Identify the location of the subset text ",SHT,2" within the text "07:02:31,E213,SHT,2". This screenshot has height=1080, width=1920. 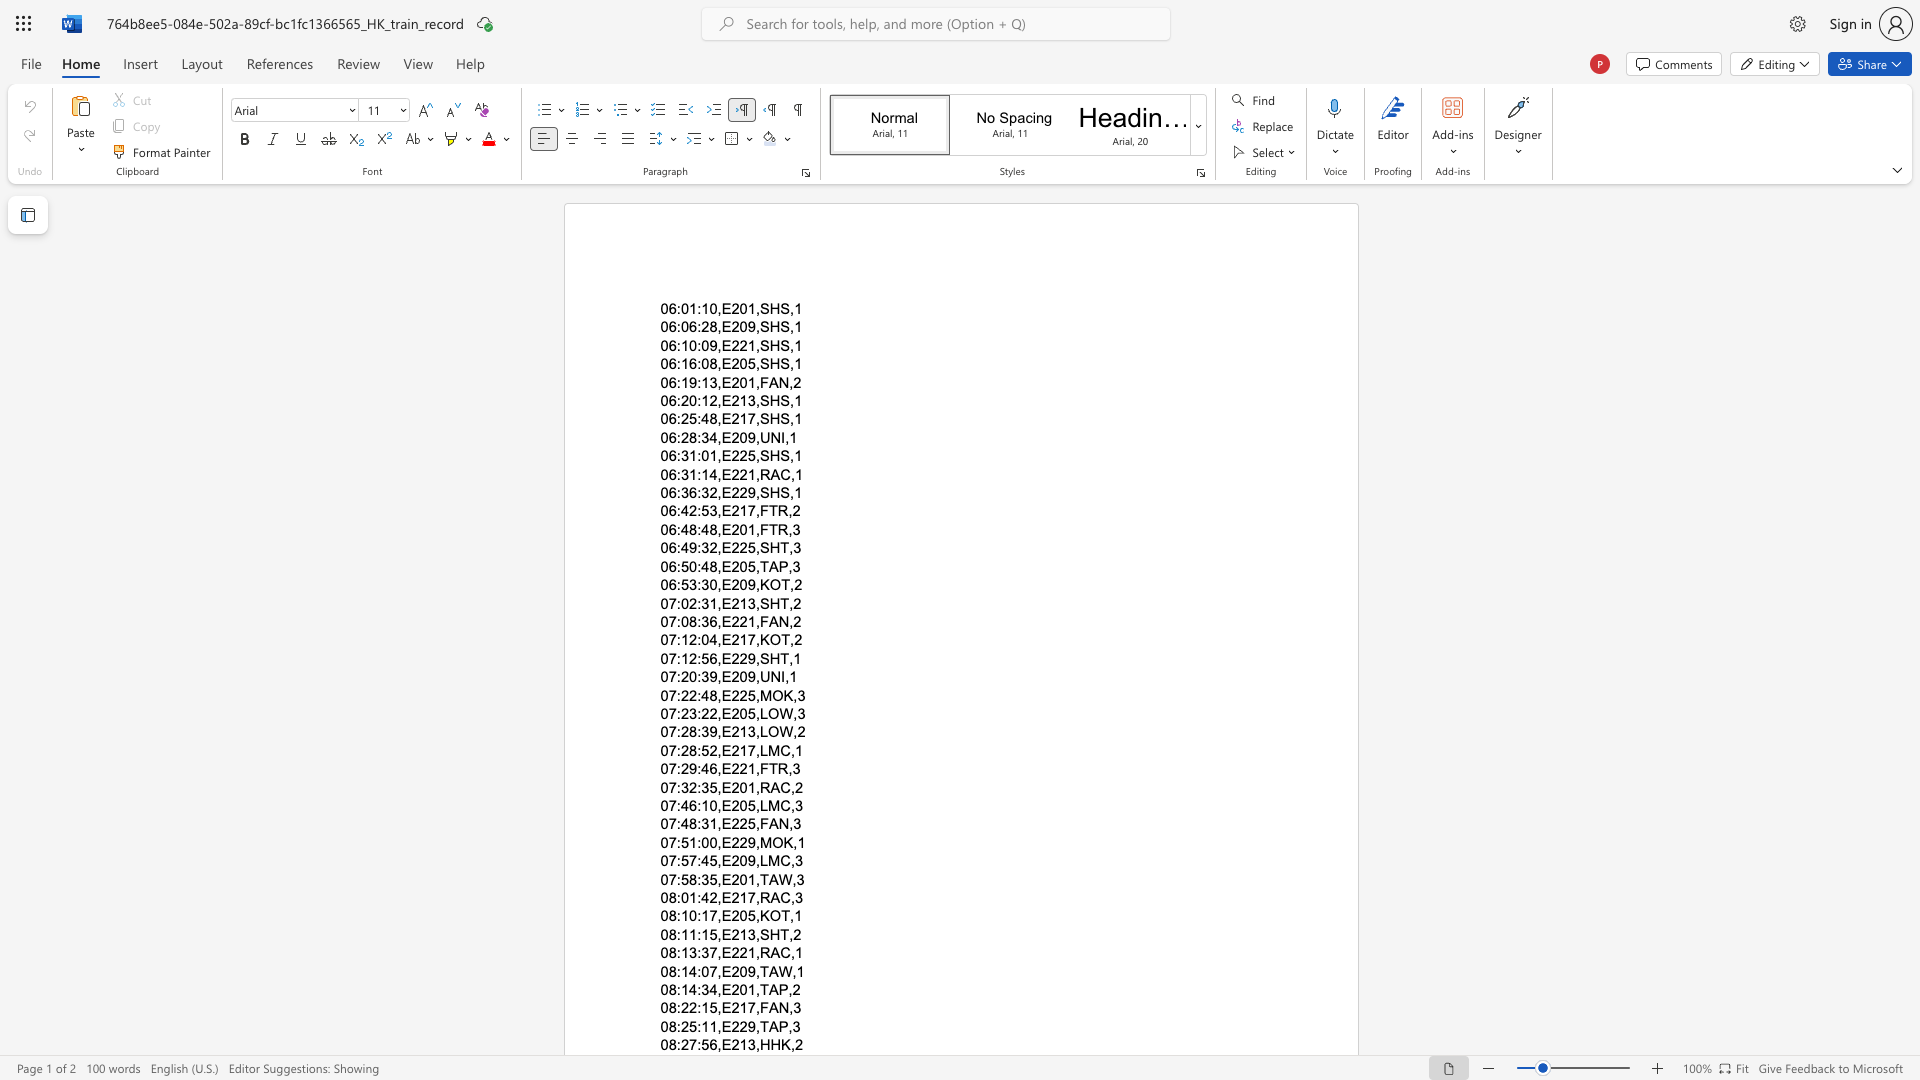
(754, 602).